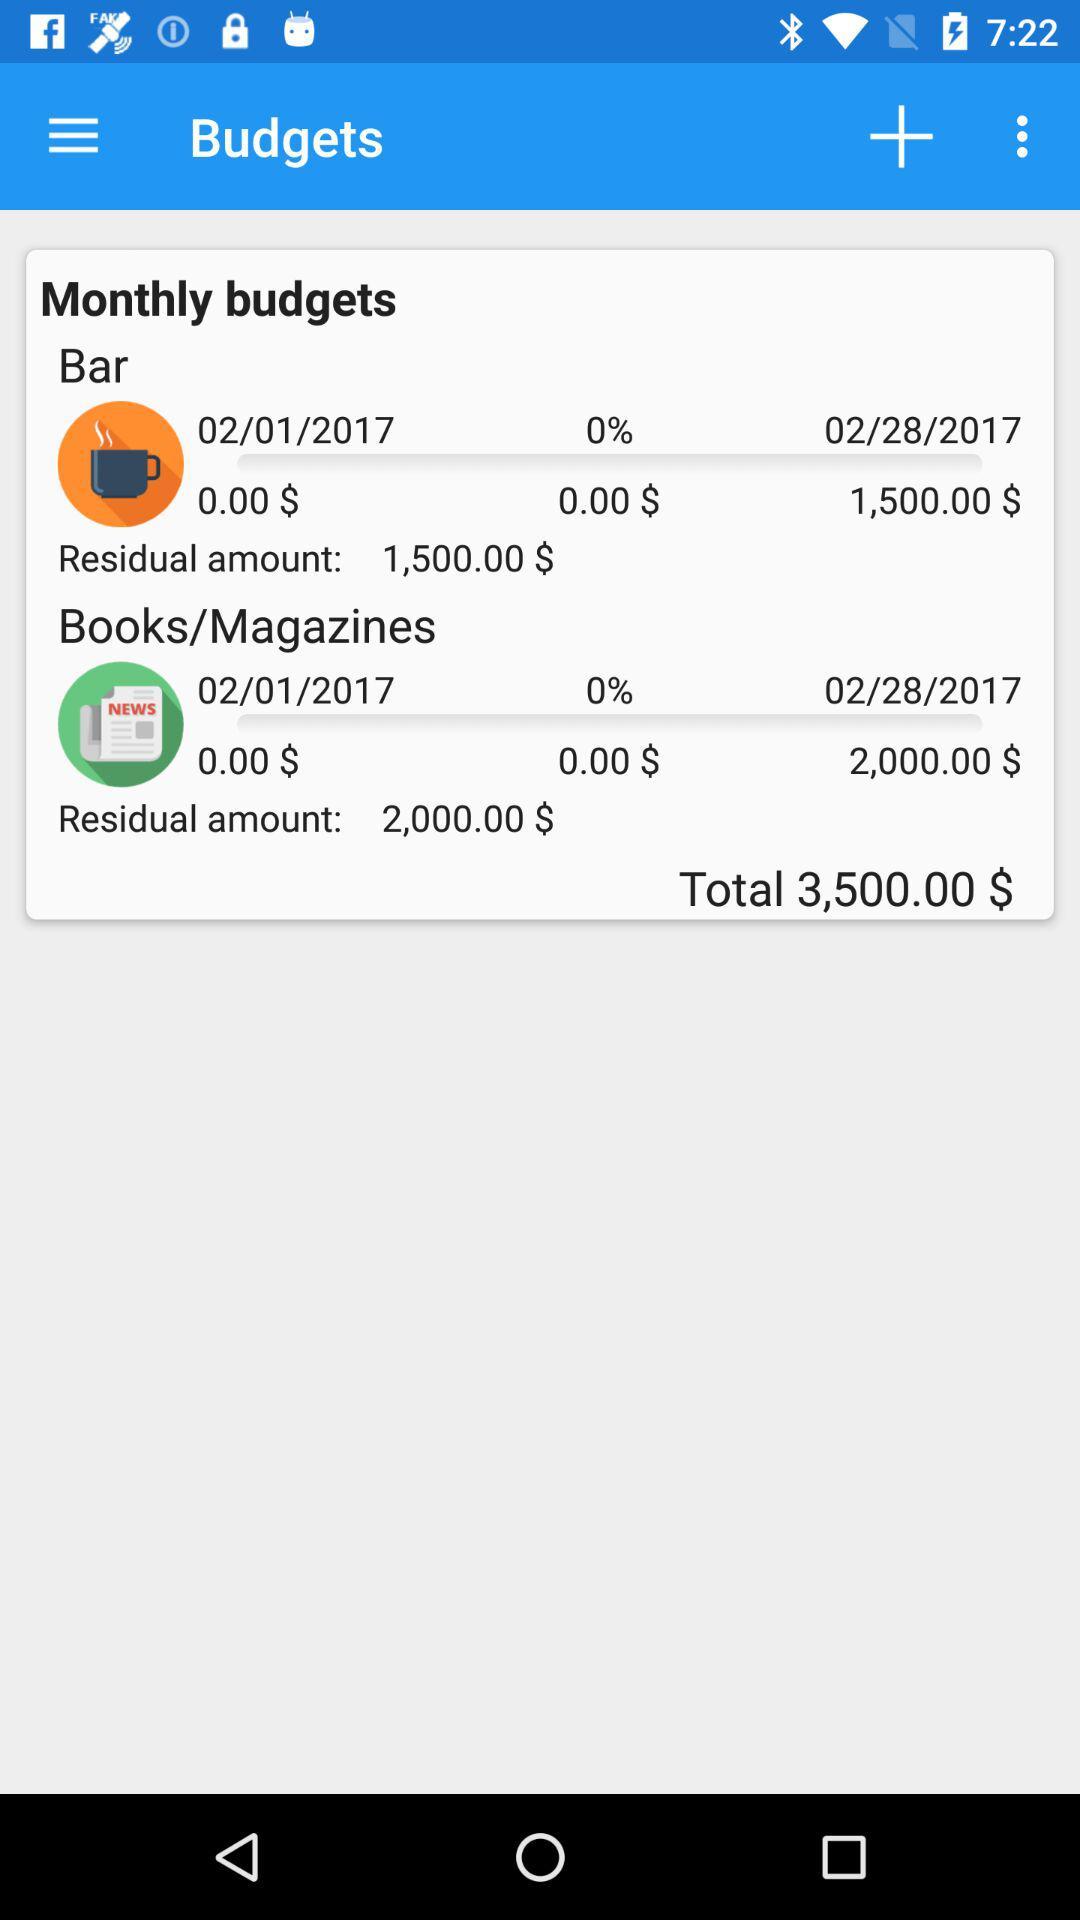 The height and width of the screenshot is (1920, 1080). What do you see at coordinates (72, 135) in the screenshot?
I see `the item above the monthly budgets` at bounding box center [72, 135].